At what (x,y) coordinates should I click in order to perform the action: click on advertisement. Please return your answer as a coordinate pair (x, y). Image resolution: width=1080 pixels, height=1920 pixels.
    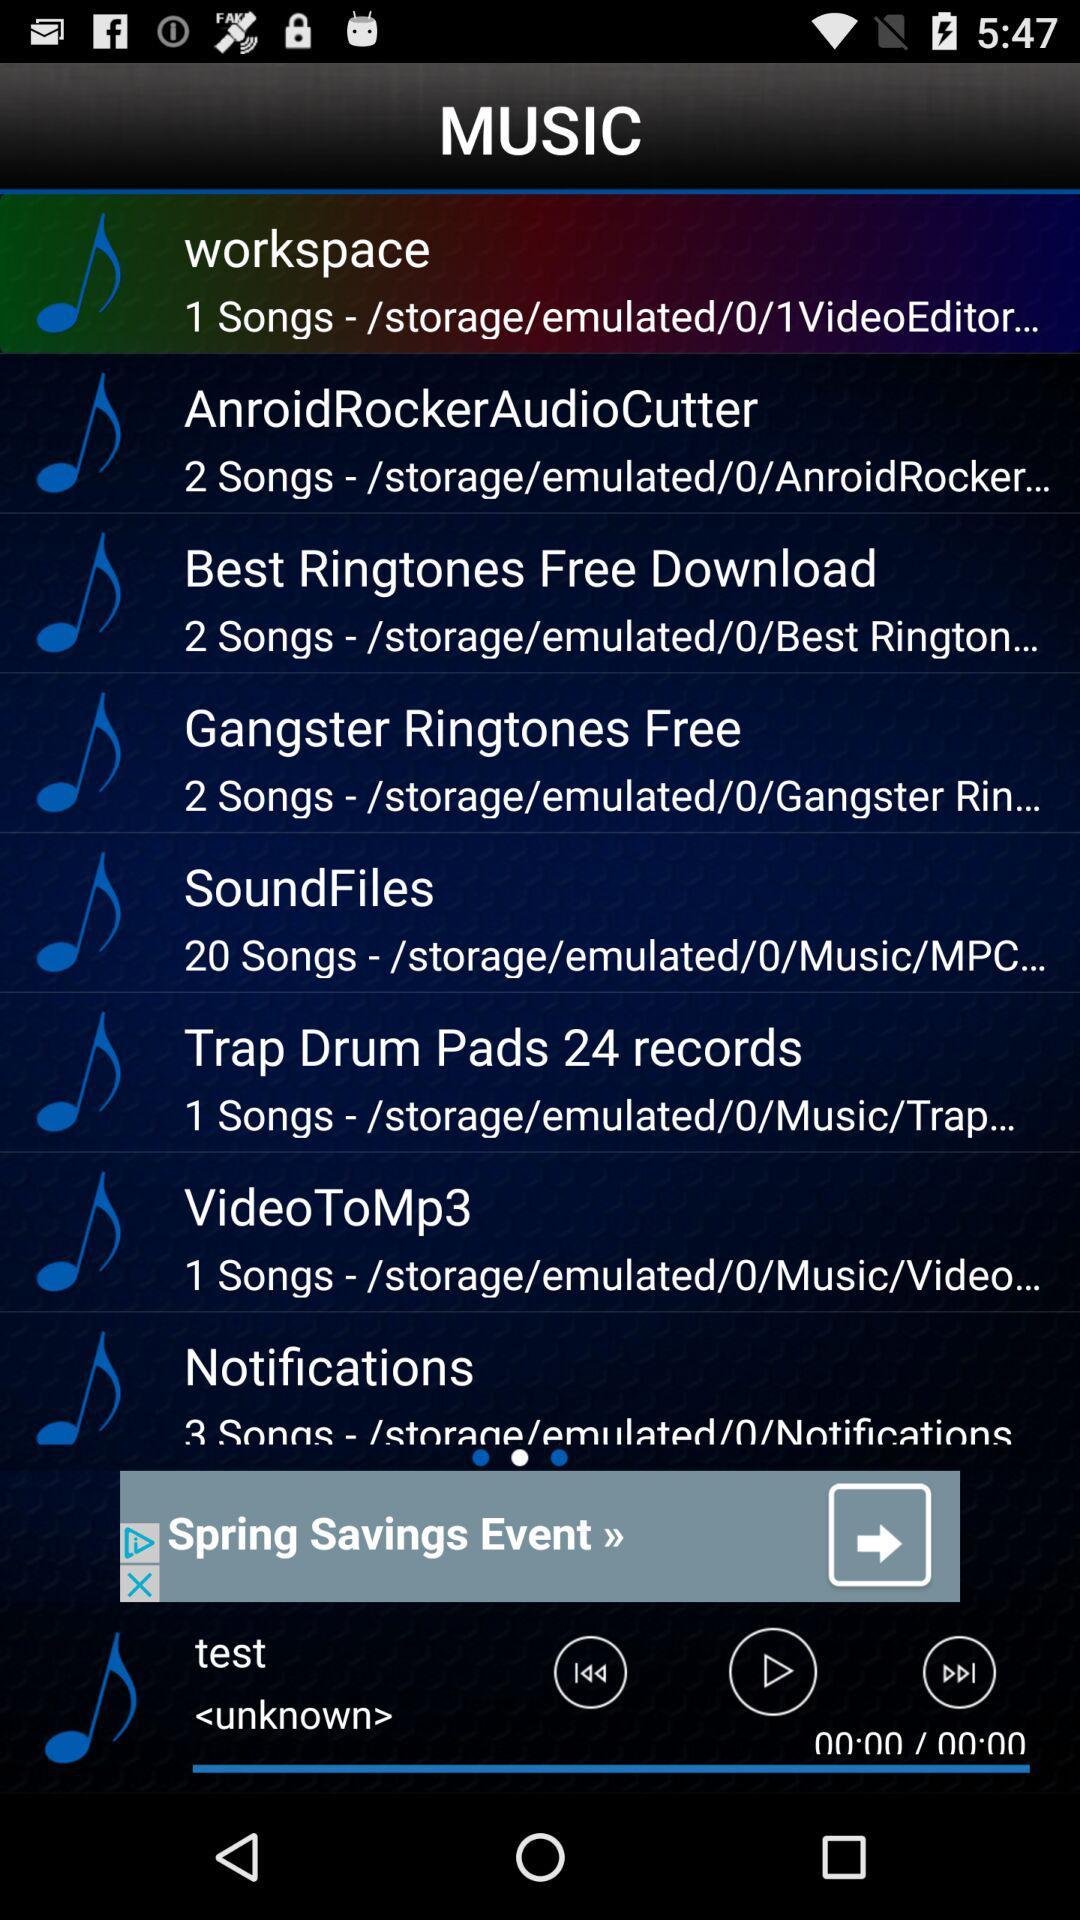
    Looking at the image, I should click on (540, 1535).